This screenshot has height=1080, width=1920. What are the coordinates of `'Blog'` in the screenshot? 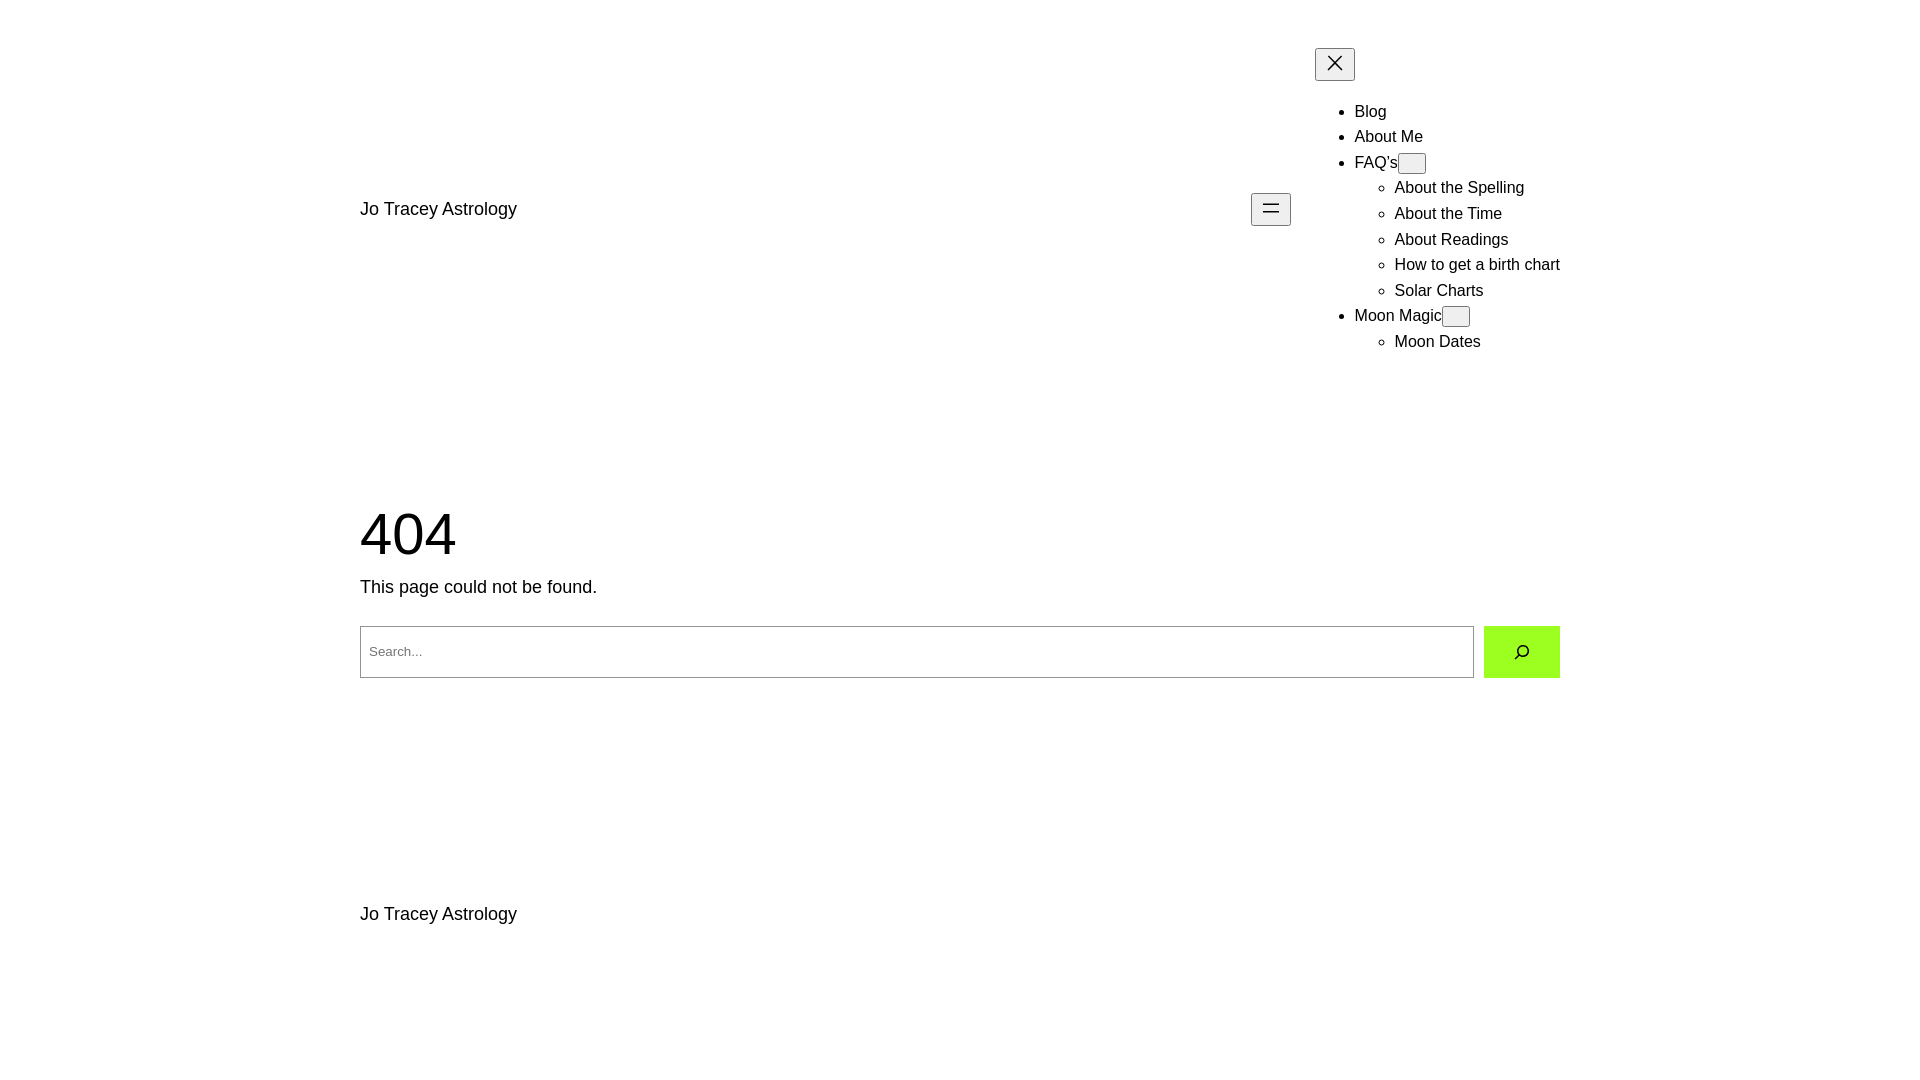 It's located at (1370, 111).